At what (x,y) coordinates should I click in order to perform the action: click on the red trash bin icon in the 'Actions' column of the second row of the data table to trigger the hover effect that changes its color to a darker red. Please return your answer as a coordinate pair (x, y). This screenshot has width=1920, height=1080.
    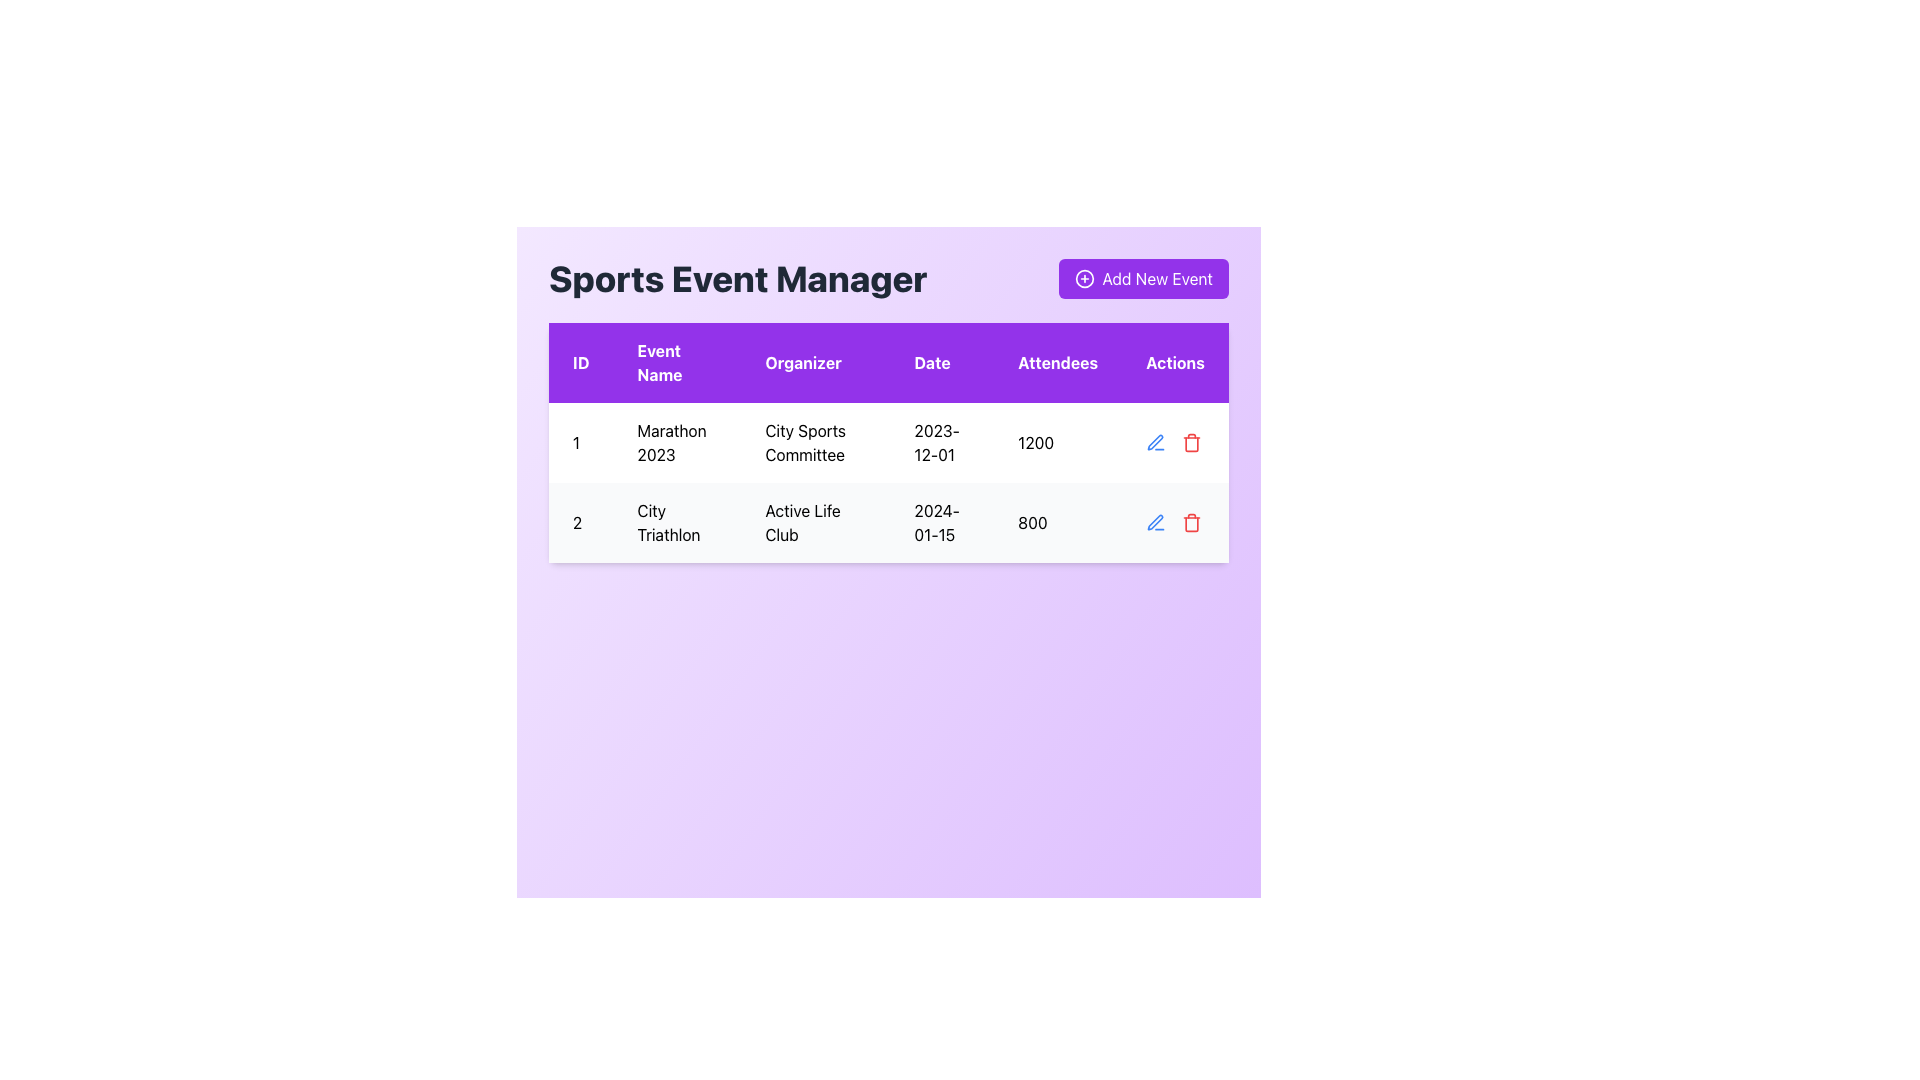
    Looking at the image, I should click on (1192, 442).